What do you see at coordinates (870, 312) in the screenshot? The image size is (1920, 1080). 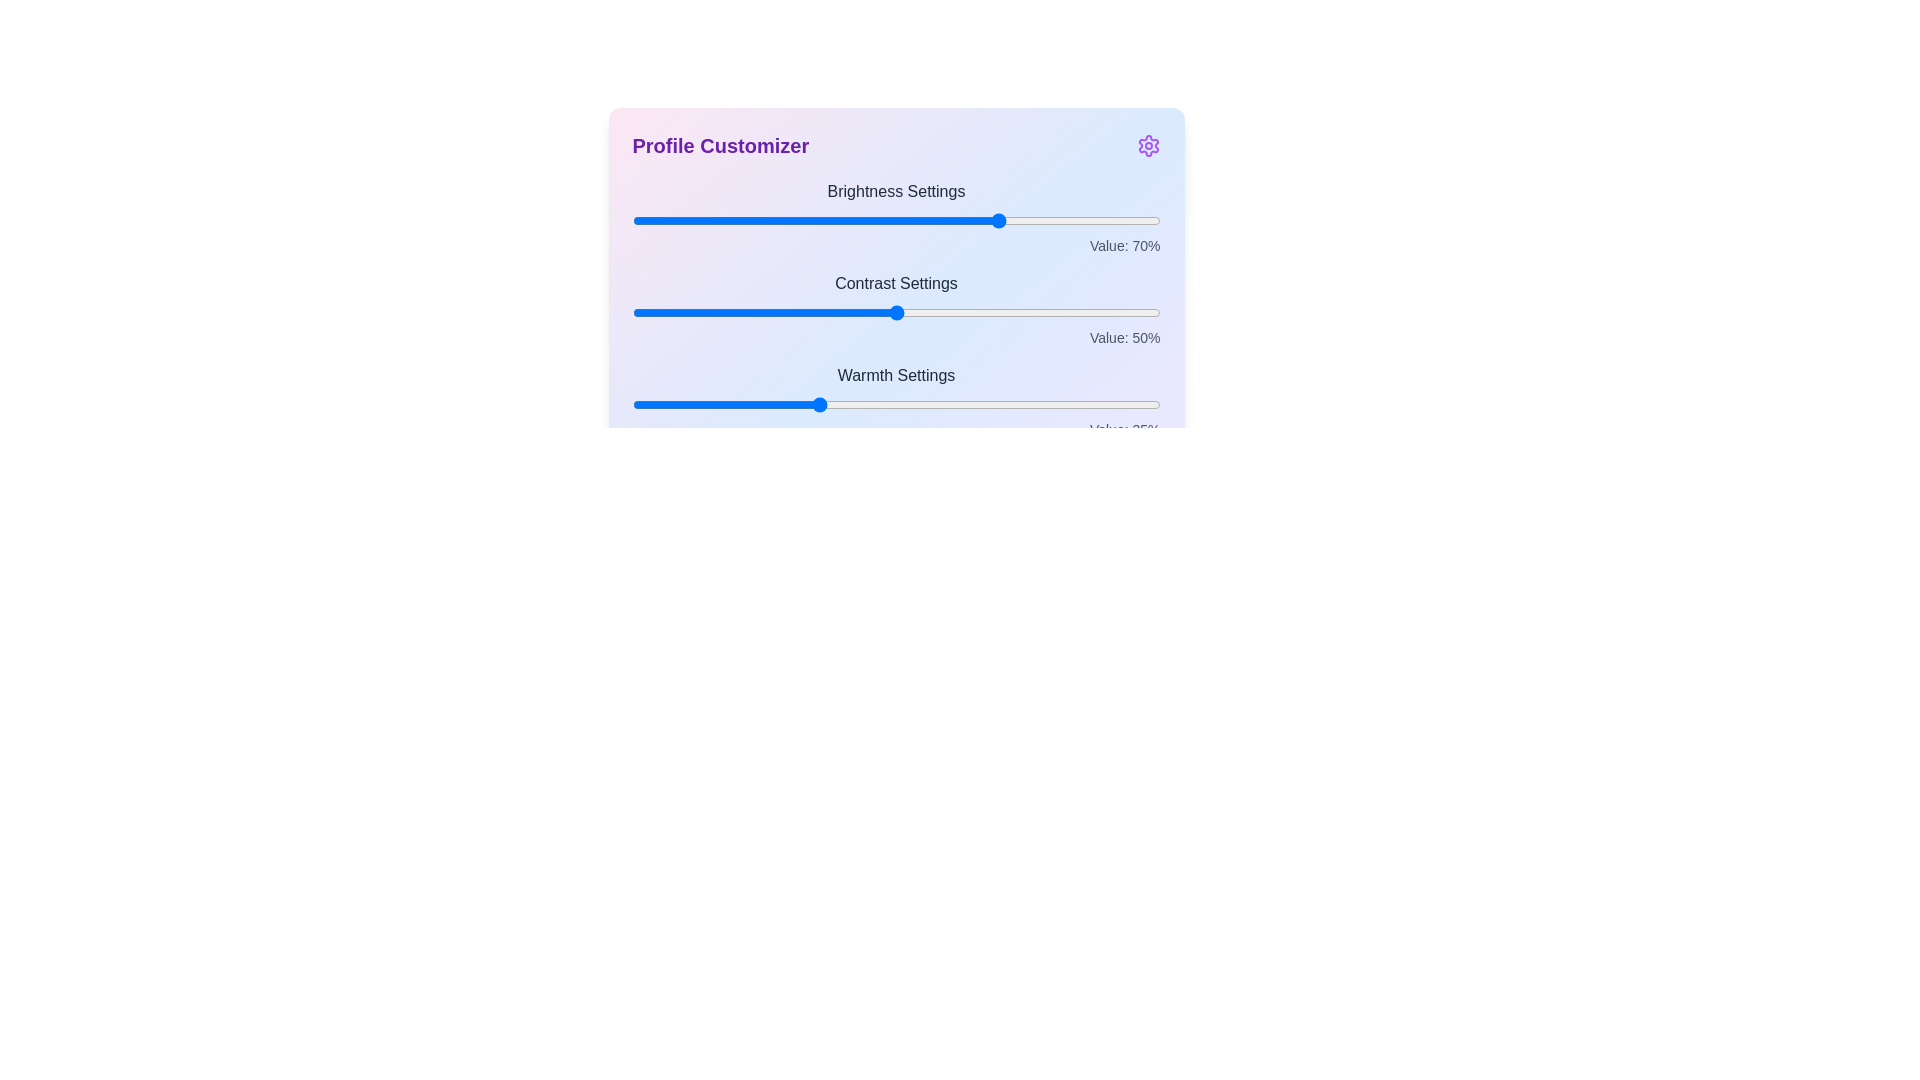 I see `the 1 slider to 45%` at bounding box center [870, 312].